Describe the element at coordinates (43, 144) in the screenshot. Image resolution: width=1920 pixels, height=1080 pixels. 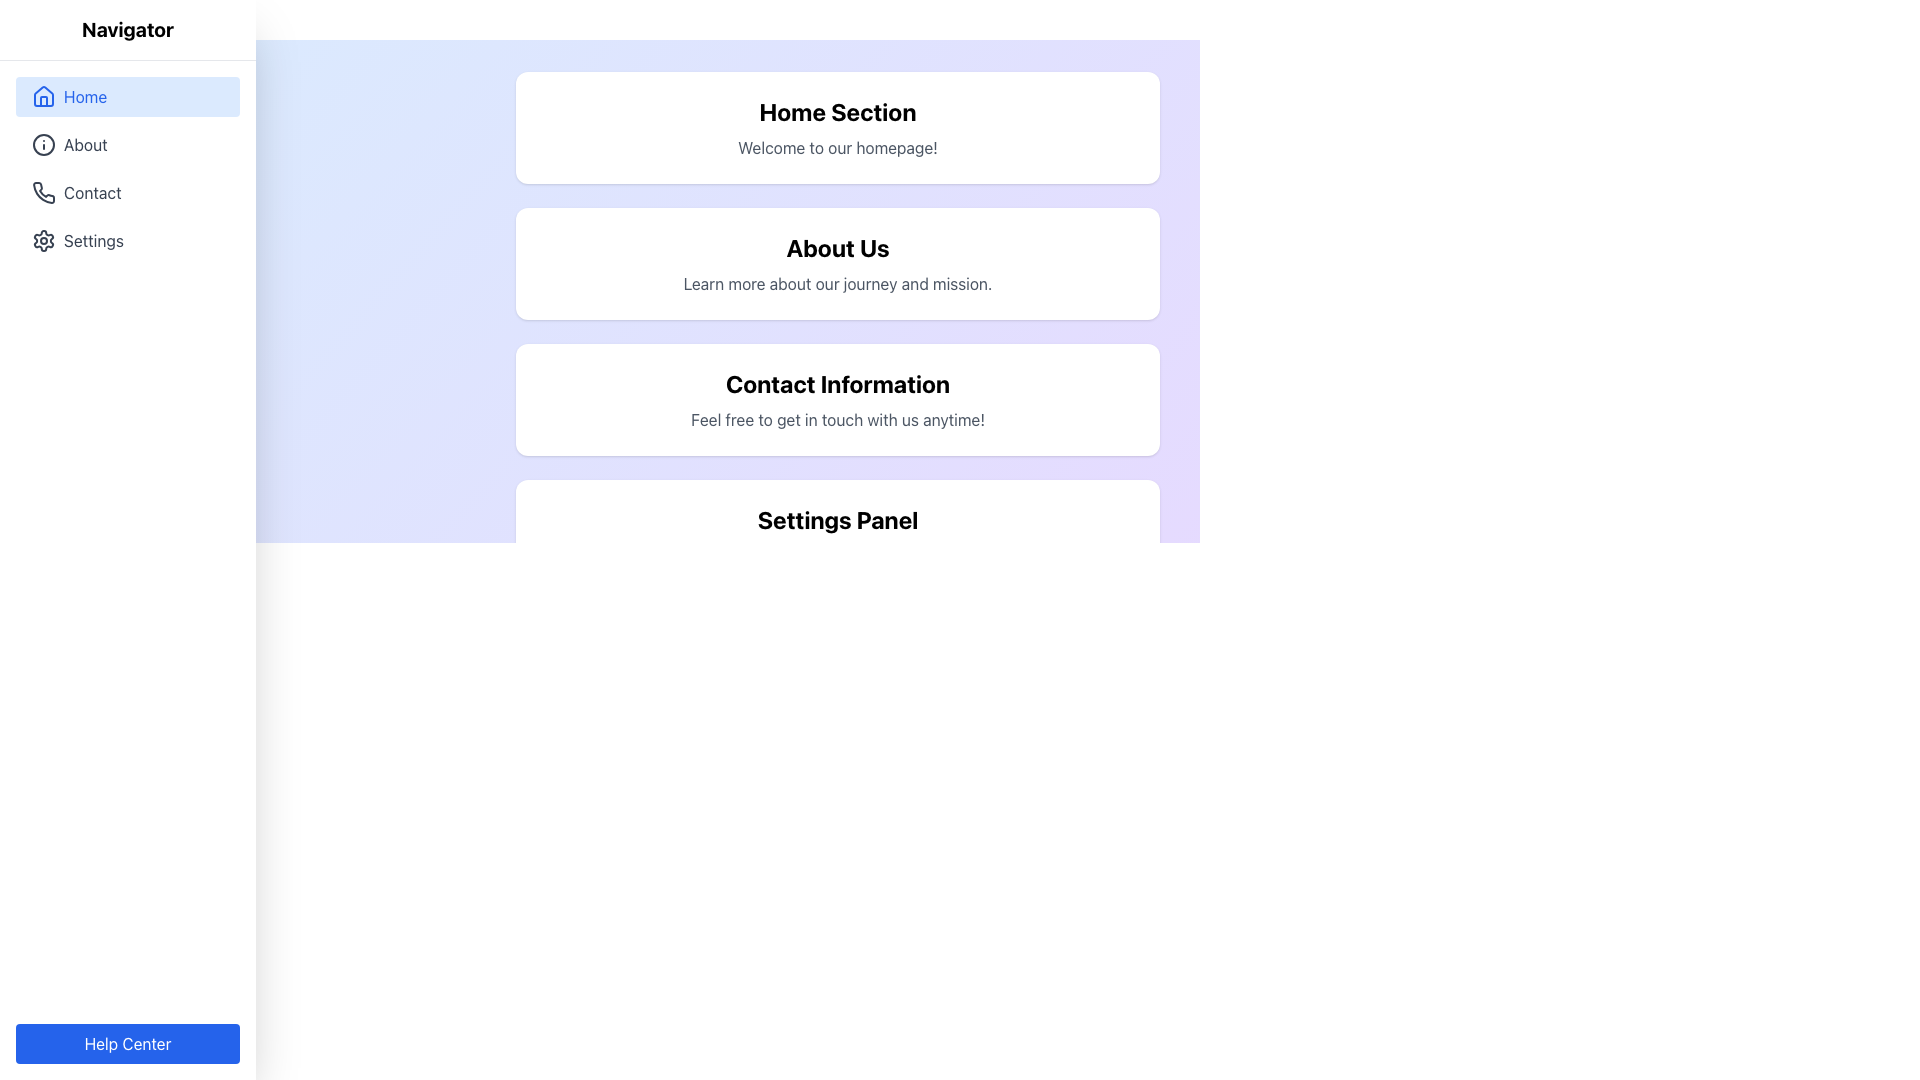
I see `the circular information icon located in the 'About' menu item of the vertical navigation sidebar, positioned directly to the left of the 'About' text` at that location.